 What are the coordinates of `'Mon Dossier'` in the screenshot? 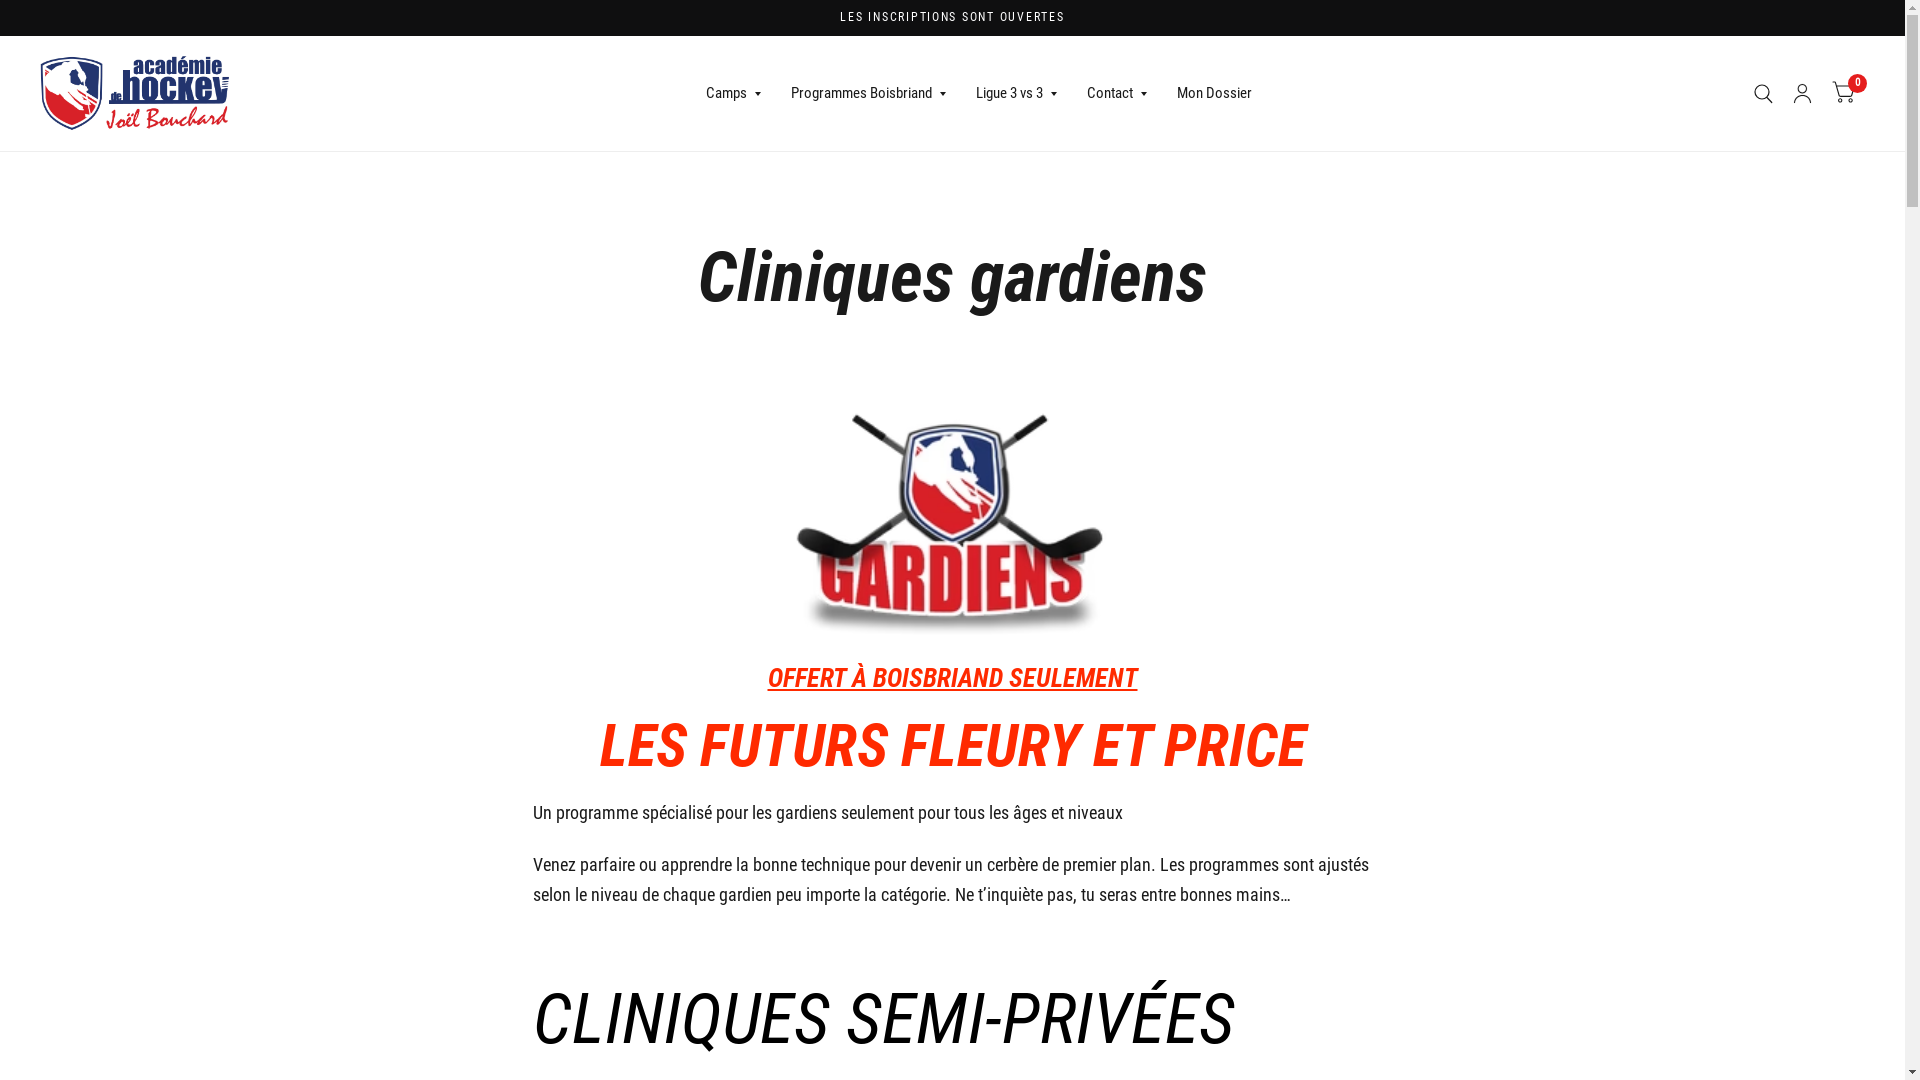 It's located at (1213, 93).